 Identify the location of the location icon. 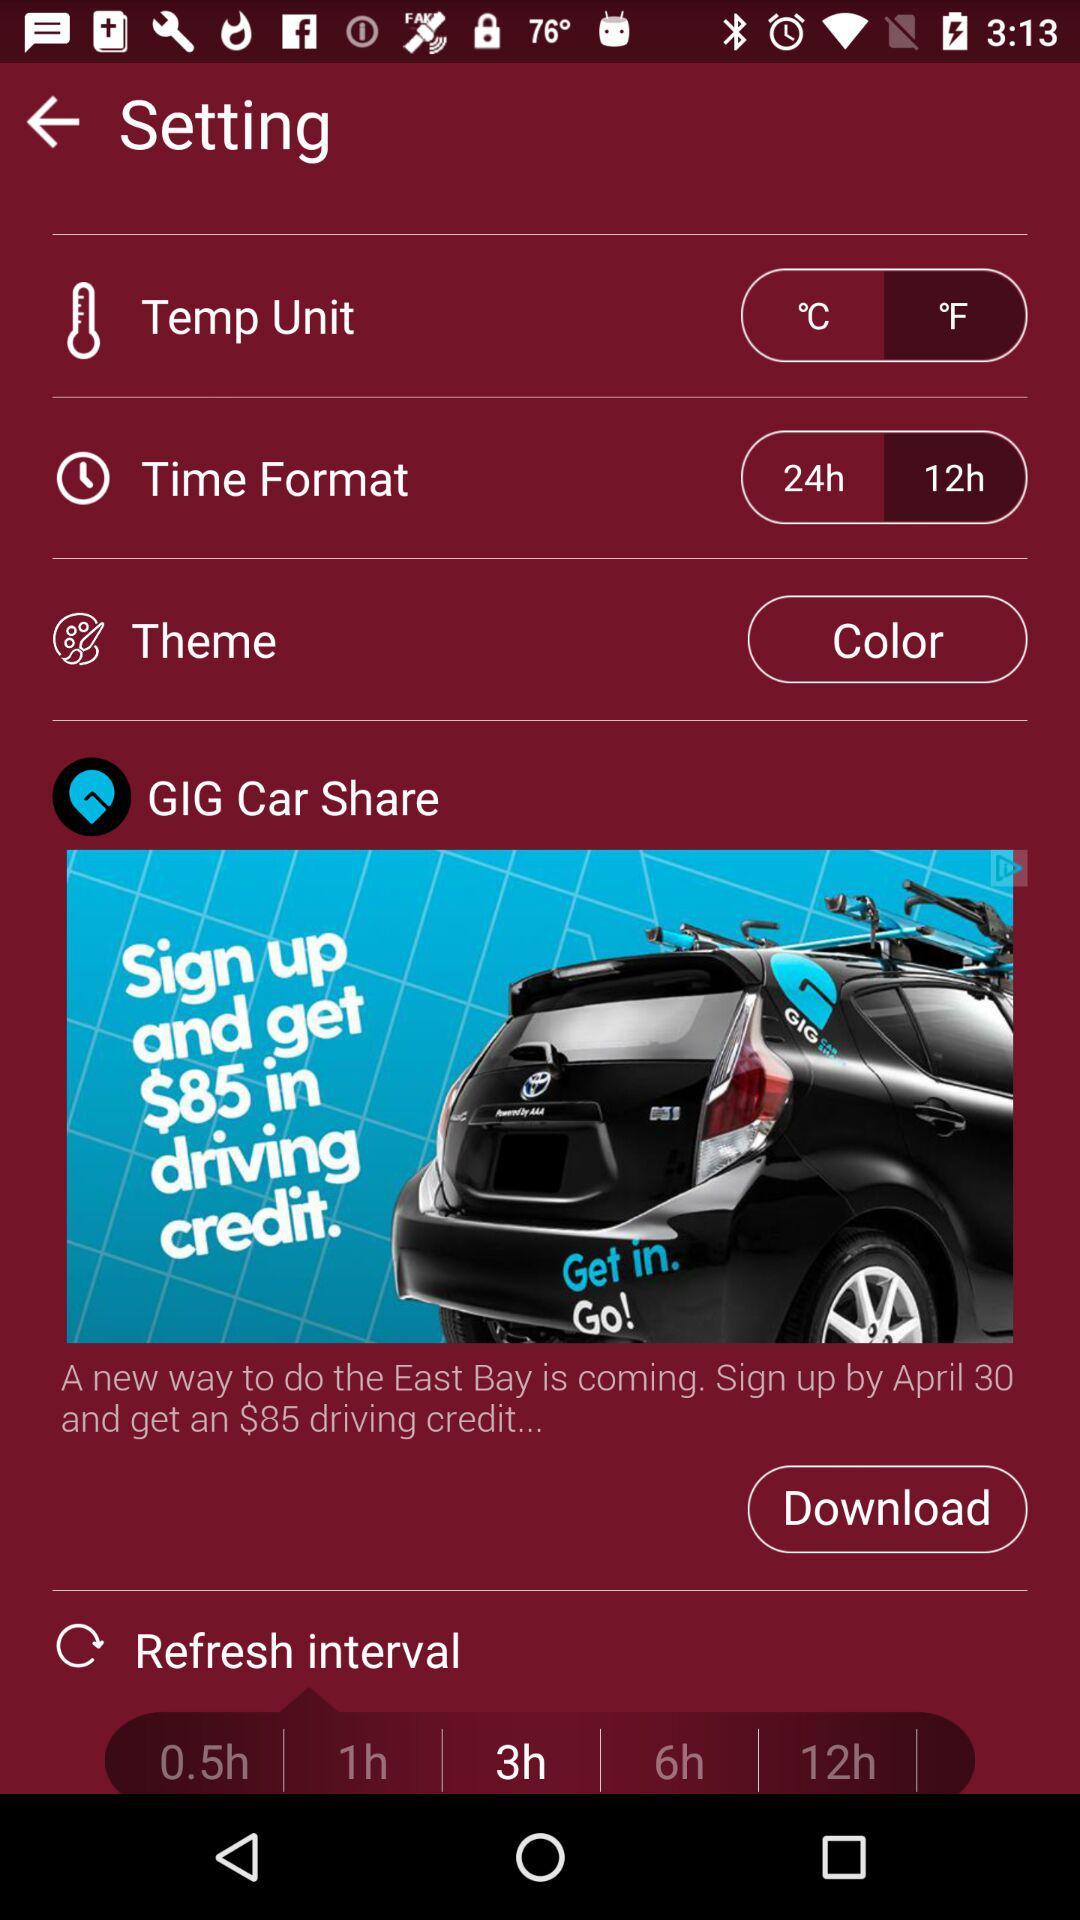
(91, 852).